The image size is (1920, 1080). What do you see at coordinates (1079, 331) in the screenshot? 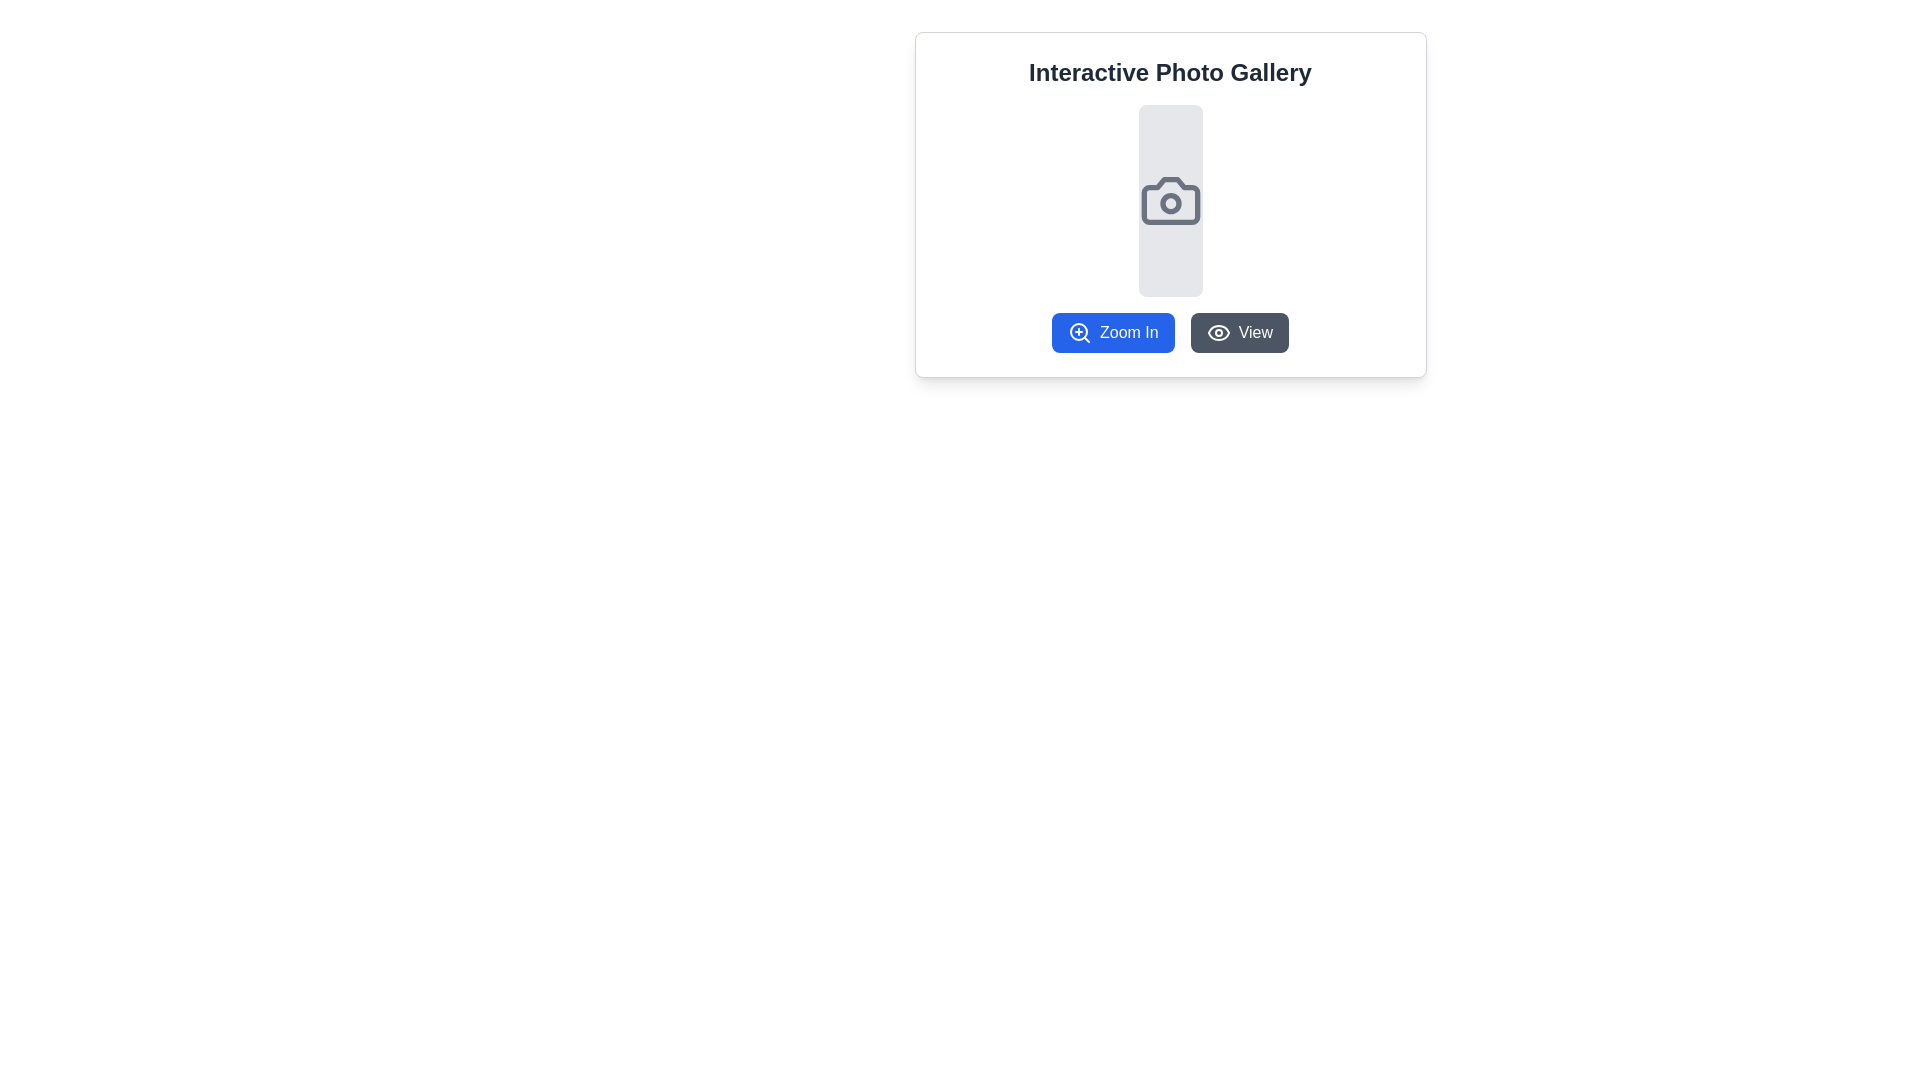
I see `the zoom-in icon located to the left of the 'Zoom In' button in the 'Interactive Photo Gallery' section` at bounding box center [1079, 331].